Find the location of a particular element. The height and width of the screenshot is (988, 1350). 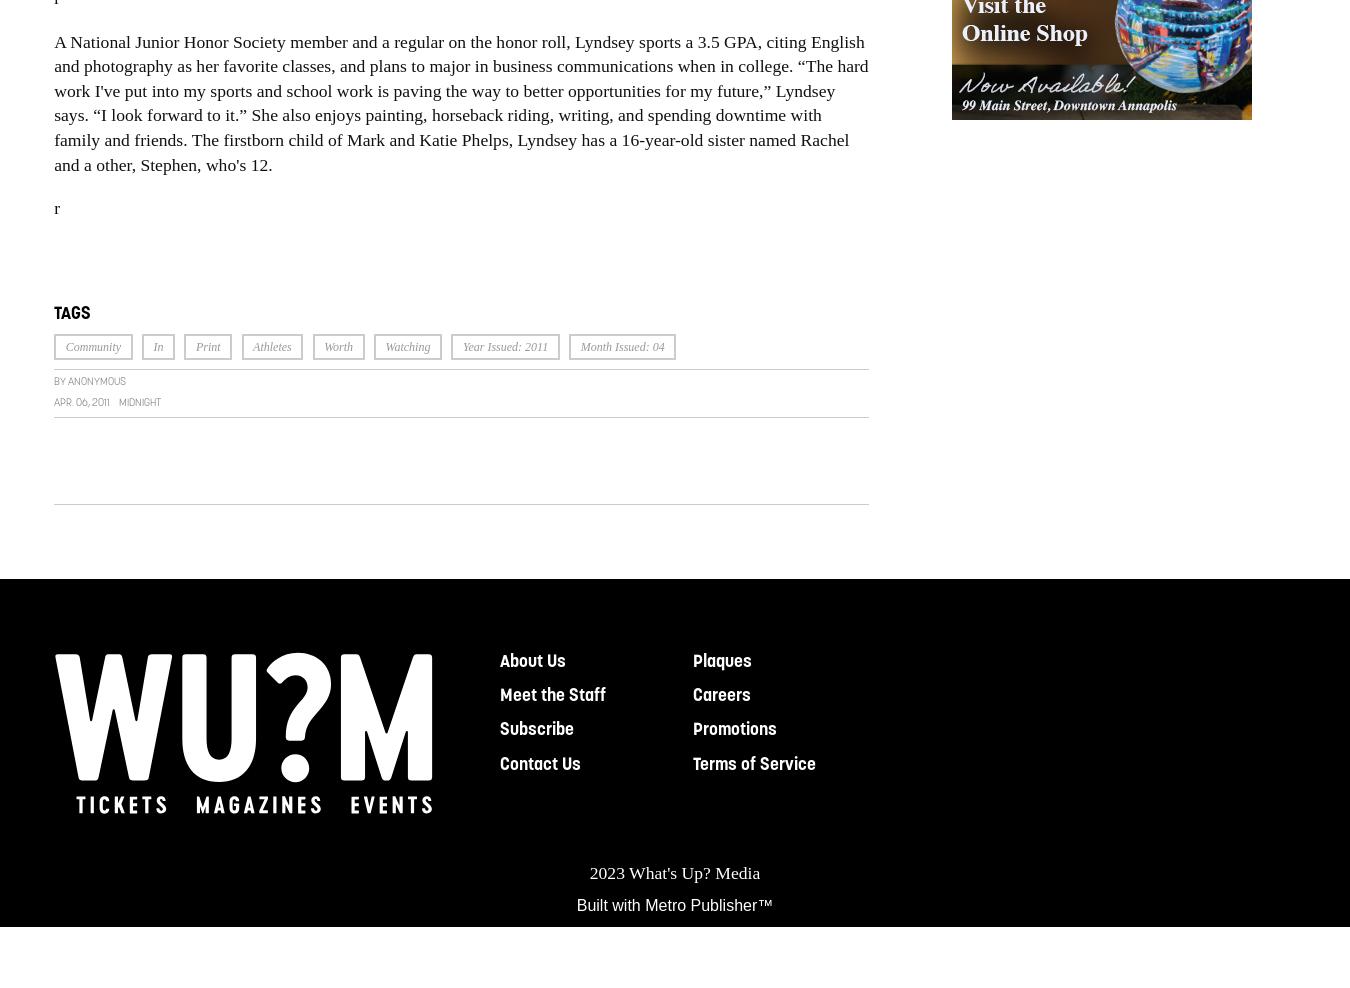

'Anonymous' is located at coordinates (96, 379).